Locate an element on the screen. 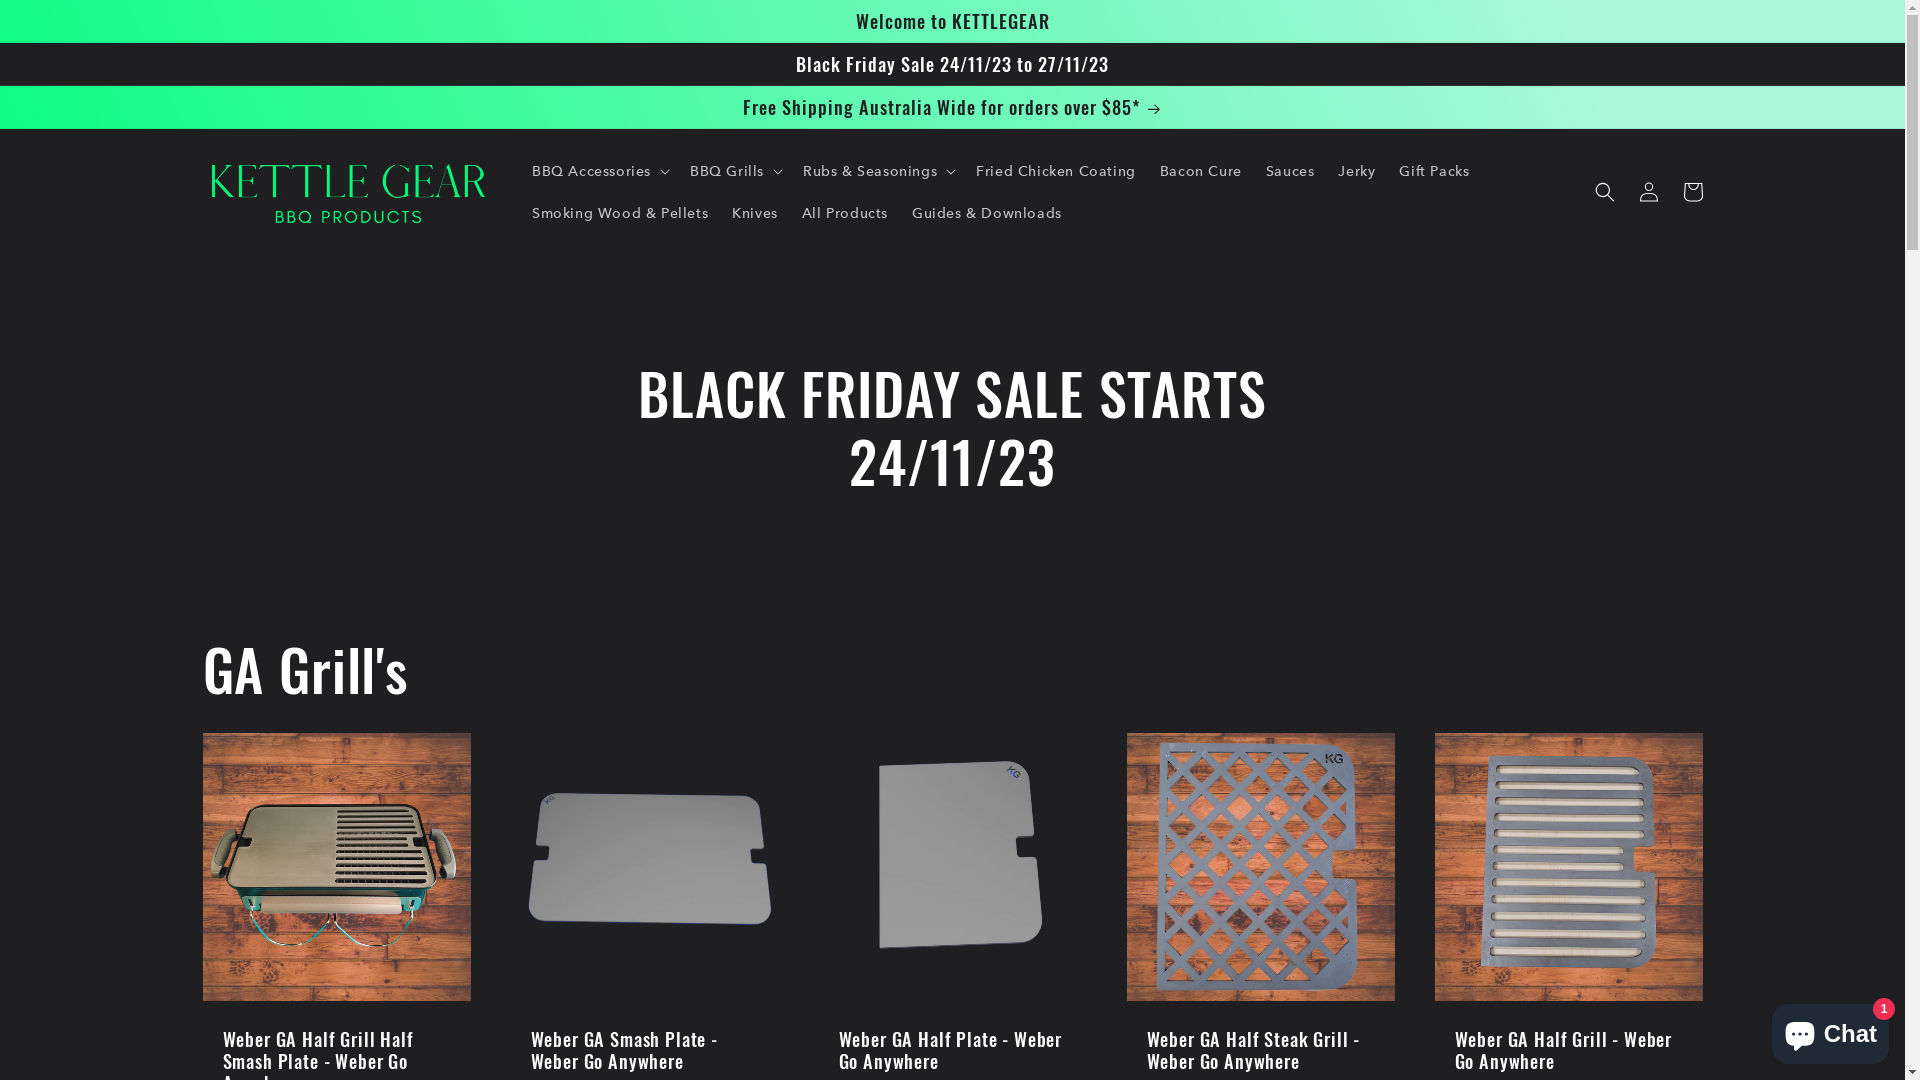 The image size is (1920, 1080). 'Cart' is located at coordinates (1690, 192).